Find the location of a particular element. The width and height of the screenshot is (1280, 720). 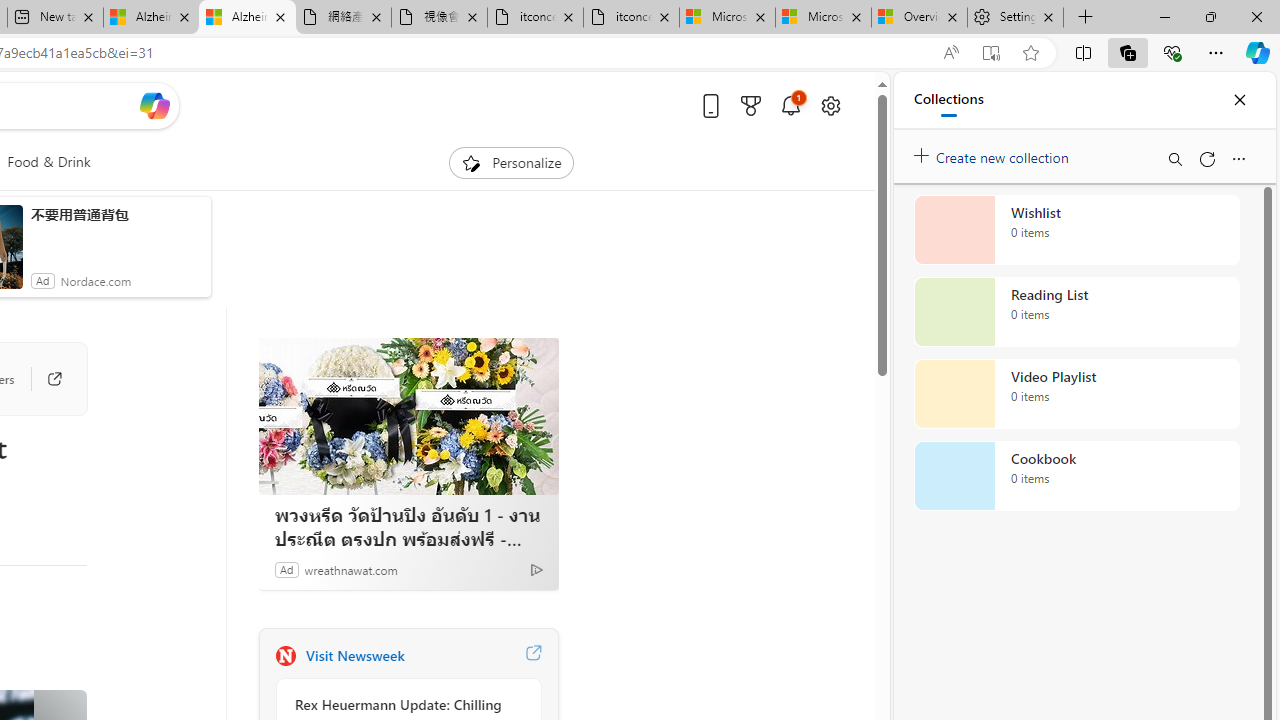

'Wishlist collection, 0 items' is located at coordinates (1076, 229).